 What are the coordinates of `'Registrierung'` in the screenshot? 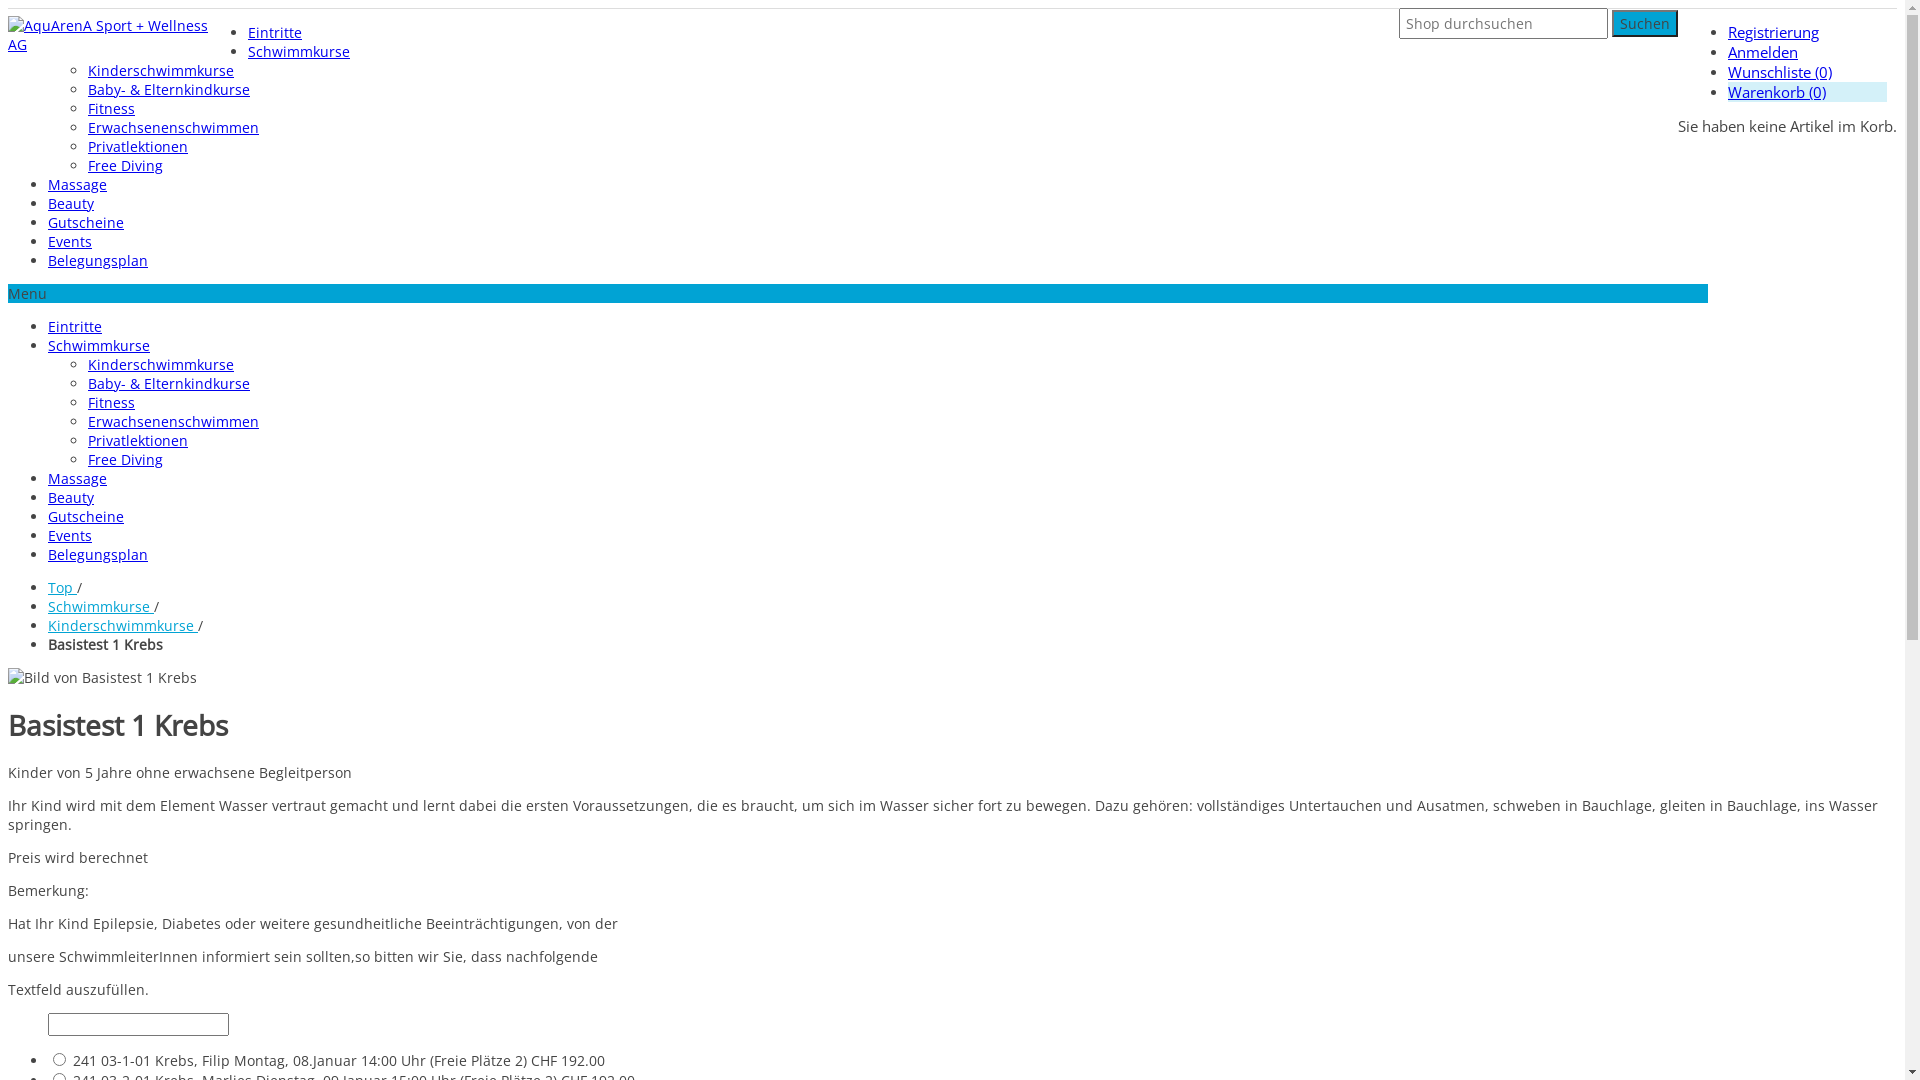 It's located at (1773, 31).